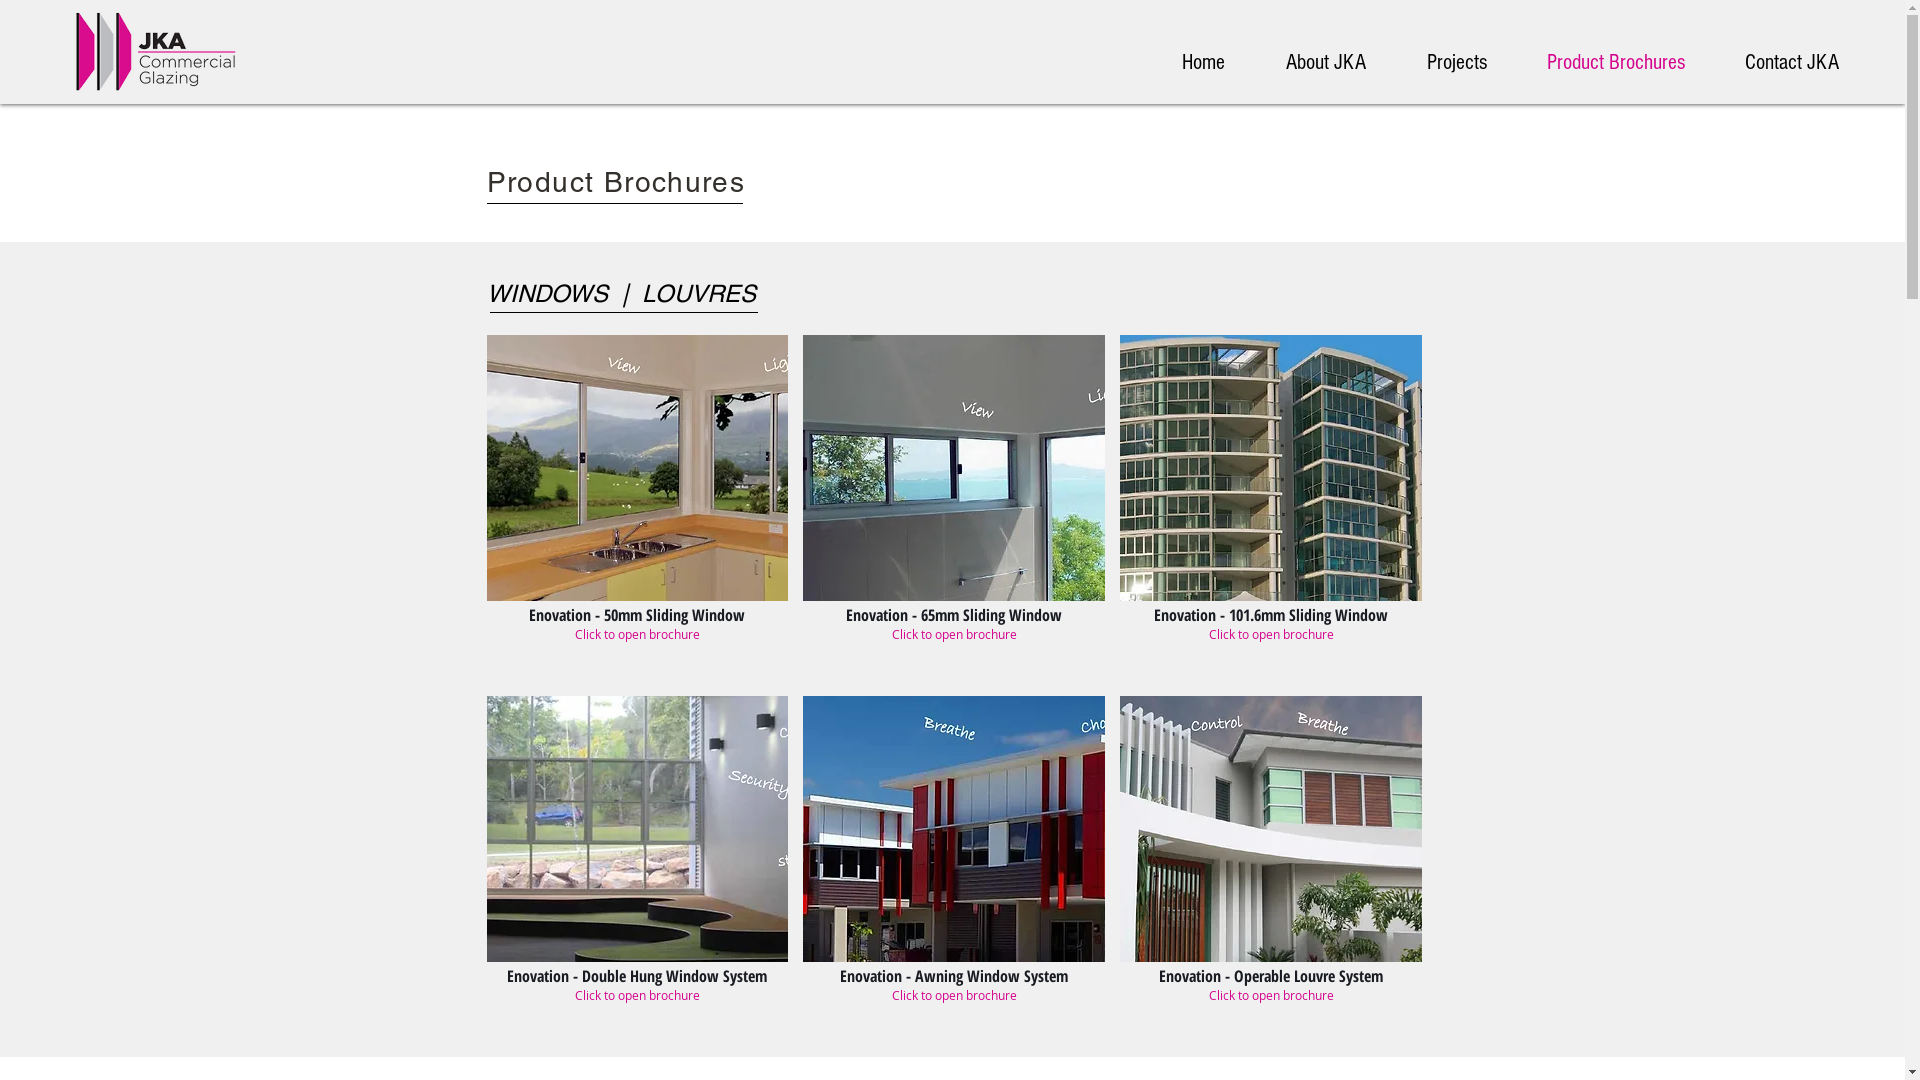 The height and width of the screenshot is (1080, 1920). What do you see at coordinates (1270, 507) in the screenshot?
I see `'Enovation - 101.6mm Sliding Window` at bounding box center [1270, 507].